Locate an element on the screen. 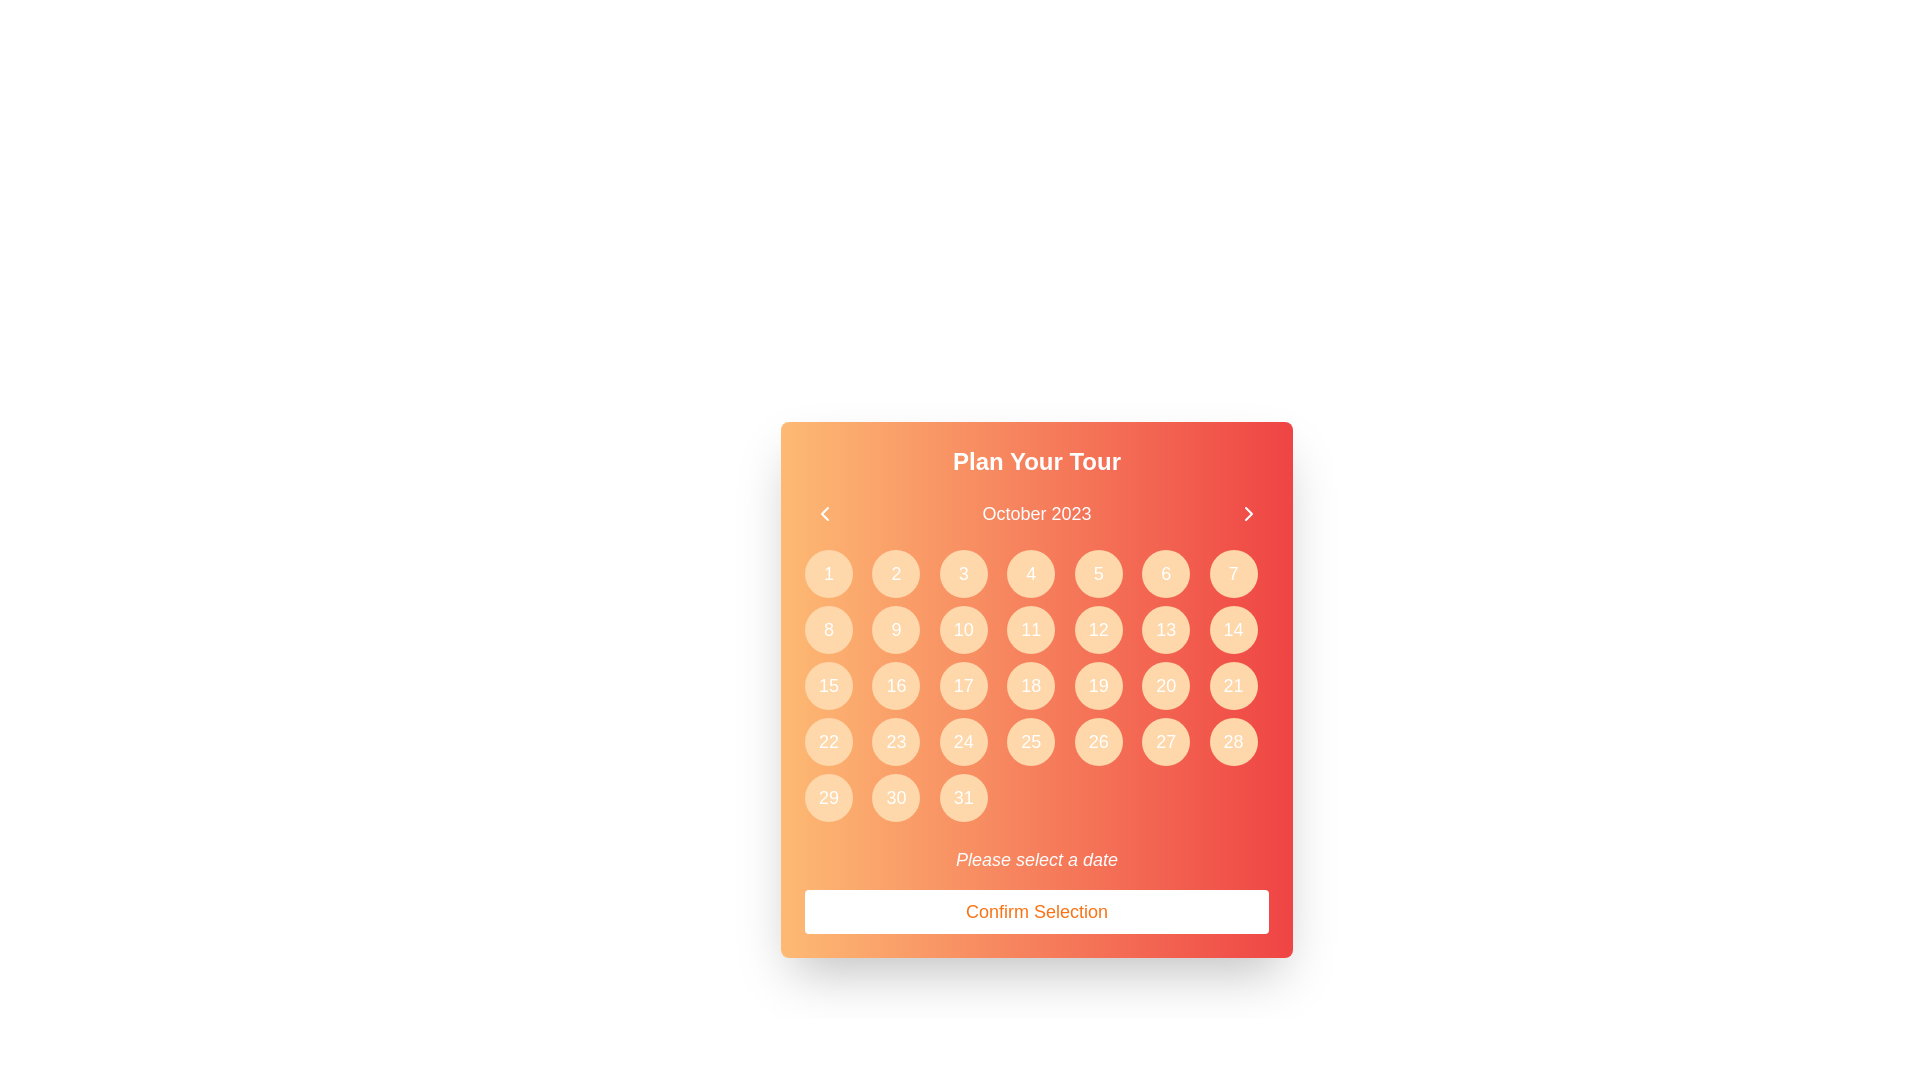 This screenshot has width=1920, height=1080. the circular button with a light orange background displaying the number '16' in the calendar interface titled 'Plan Your Tour' for visual feedback is located at coordinates (895, 685).